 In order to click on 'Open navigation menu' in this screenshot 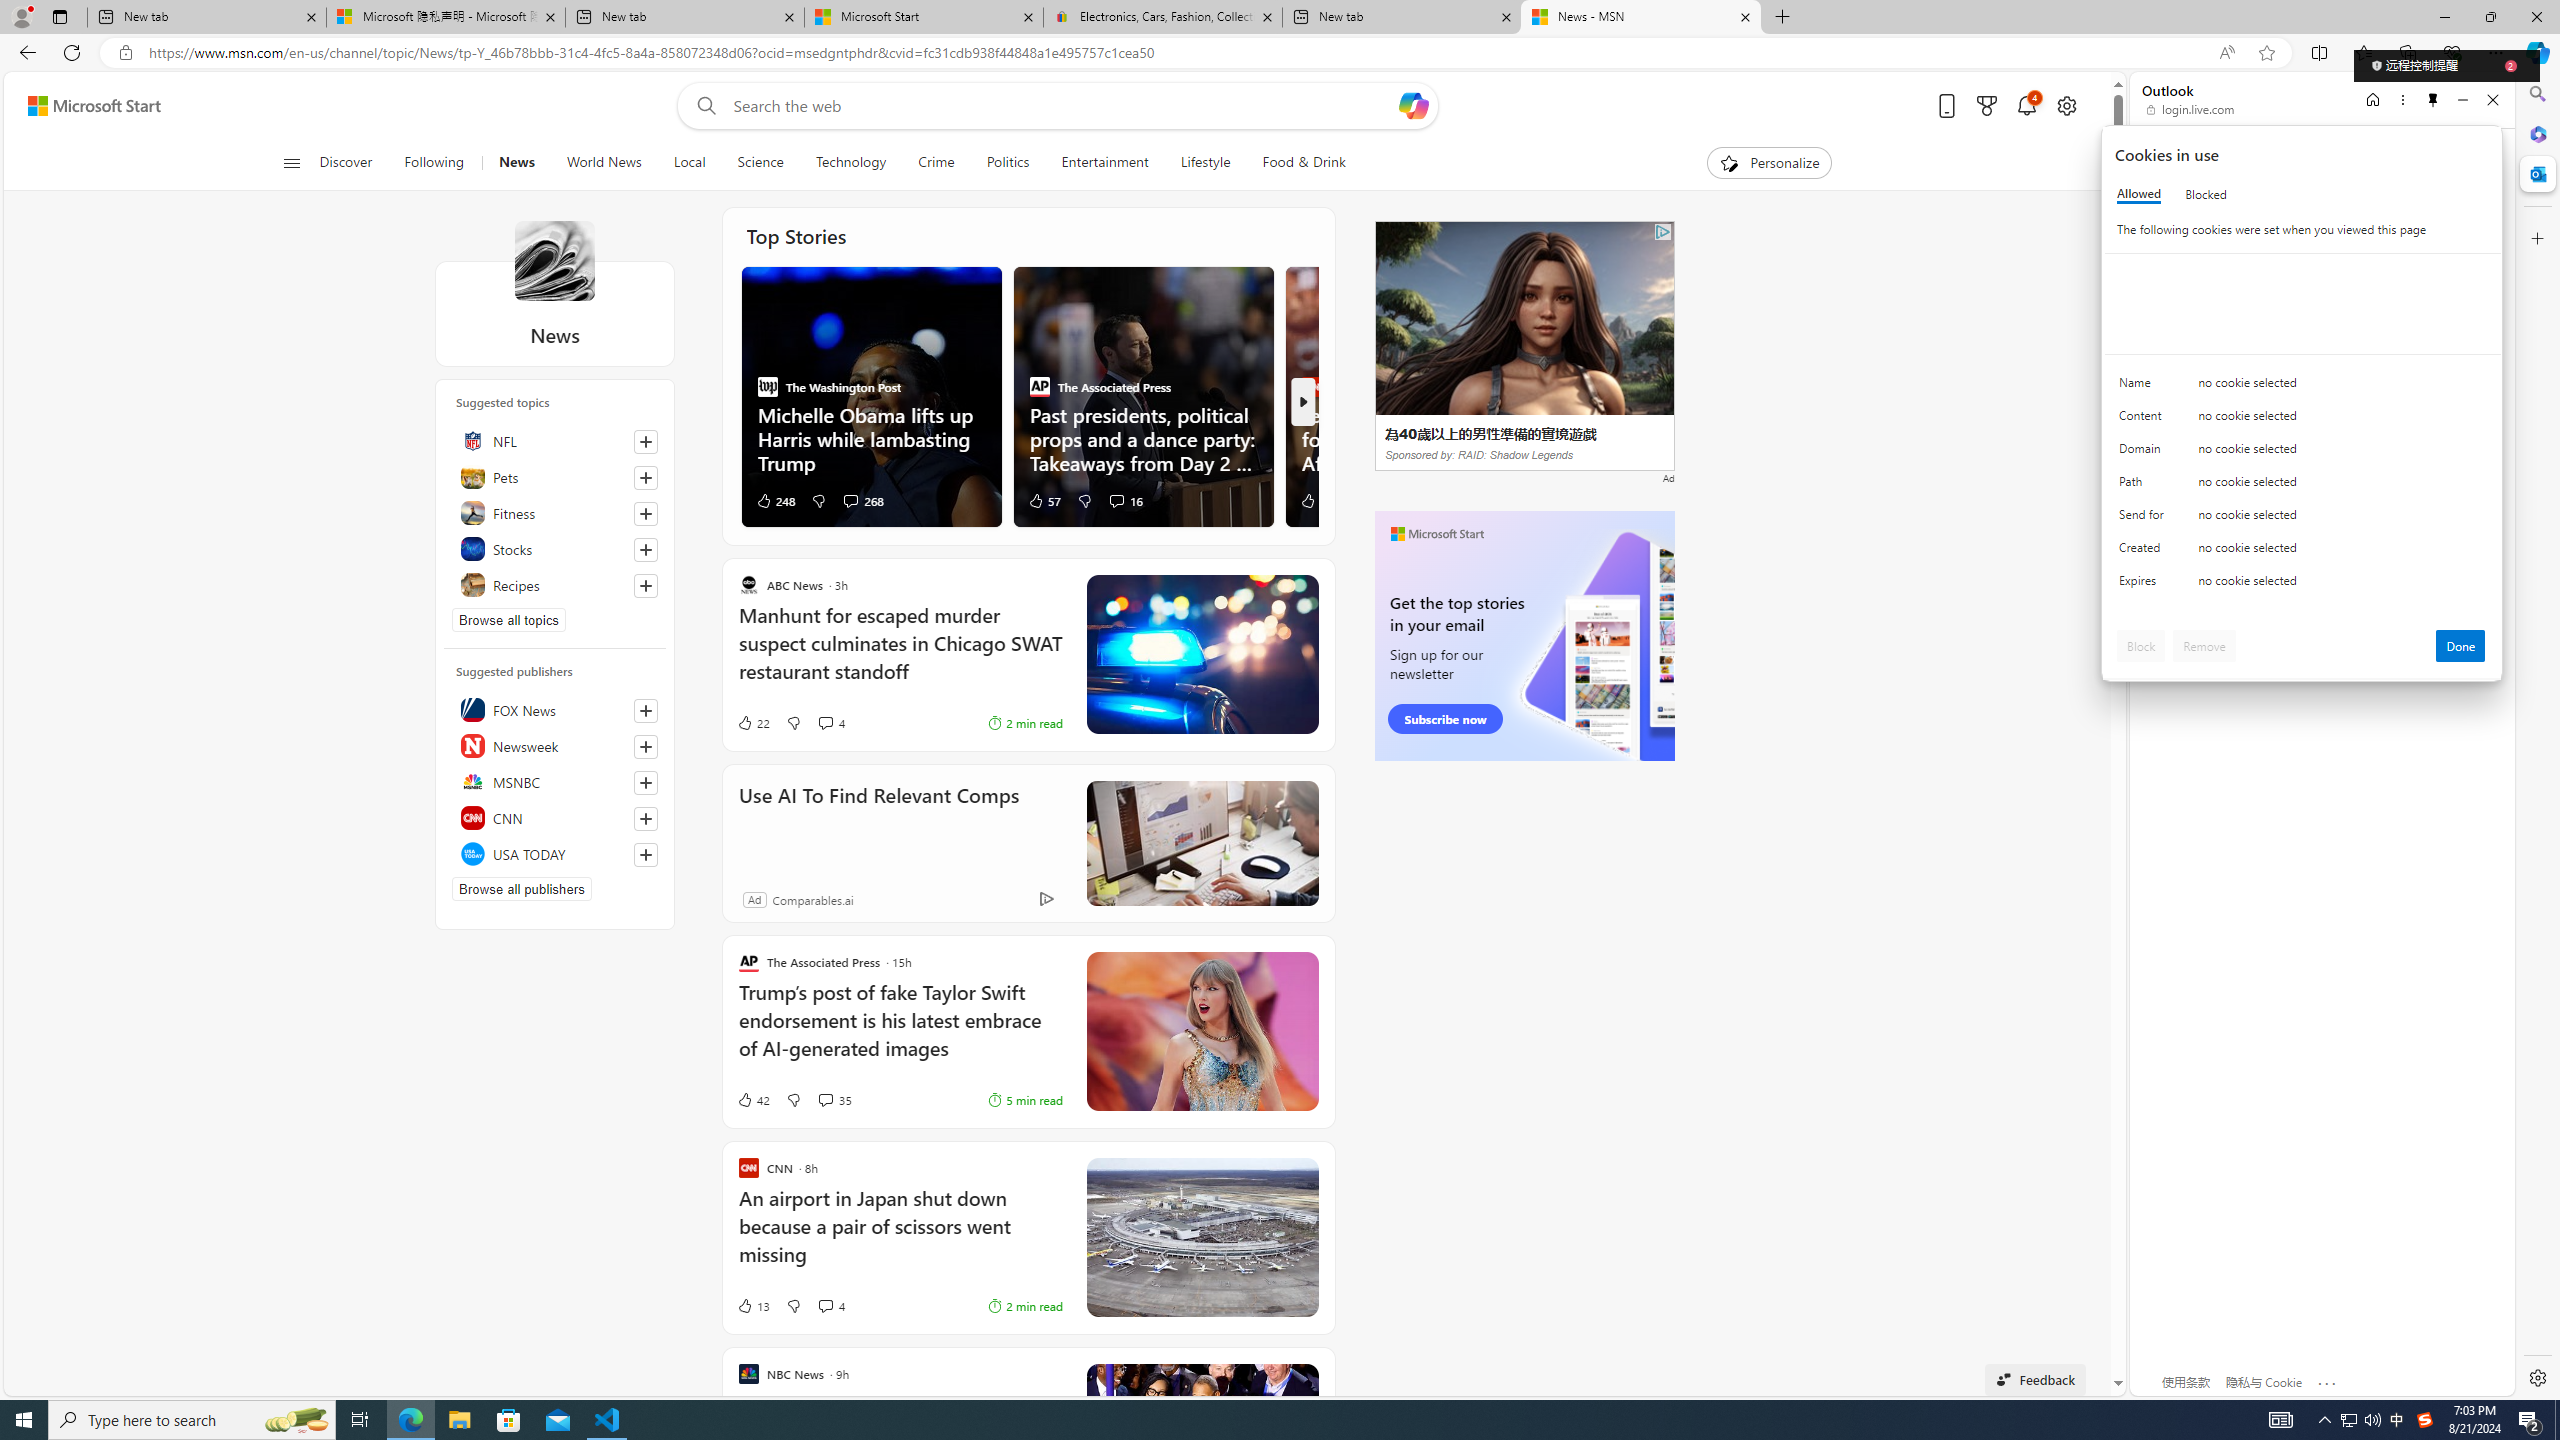, I will do `click(289, 161)`.